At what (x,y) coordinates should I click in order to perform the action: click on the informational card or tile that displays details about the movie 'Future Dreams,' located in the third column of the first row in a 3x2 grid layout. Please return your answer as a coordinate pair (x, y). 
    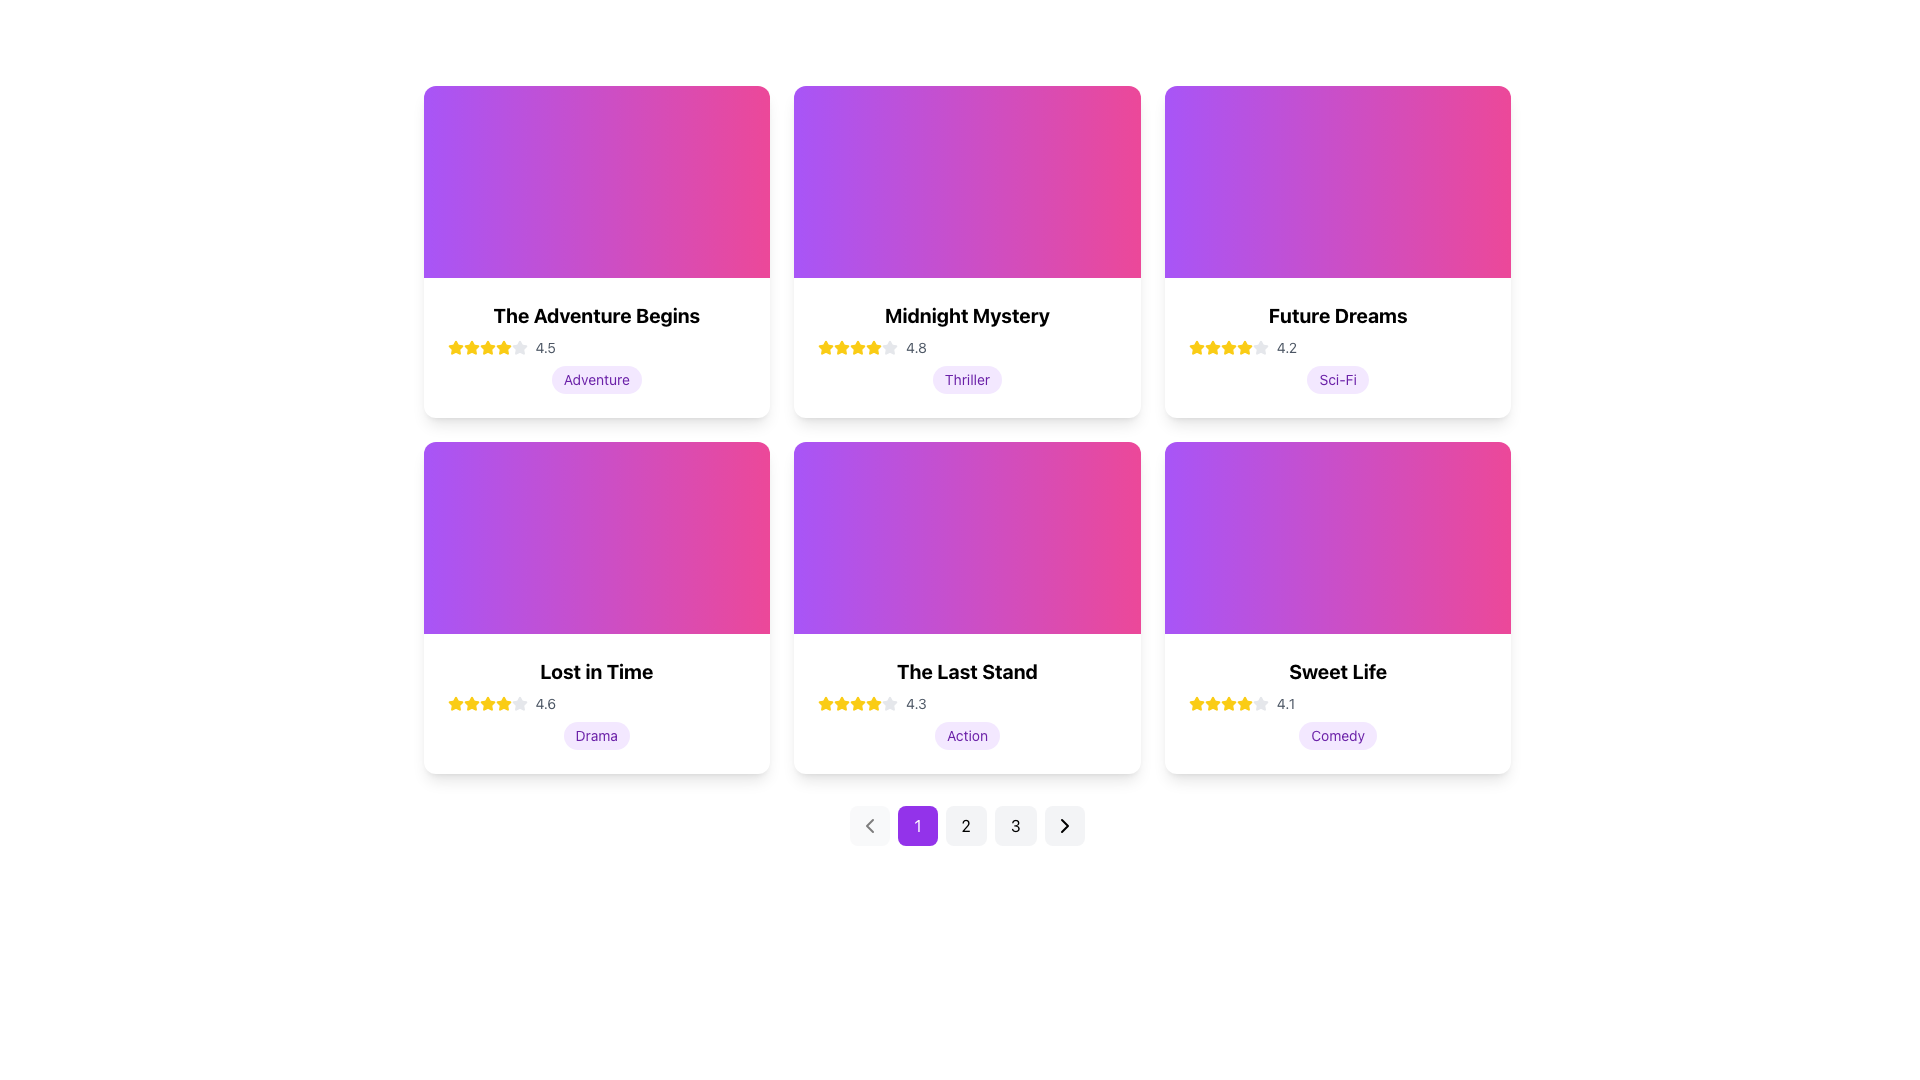
    Looking at the image, I should click on (1338, 346).